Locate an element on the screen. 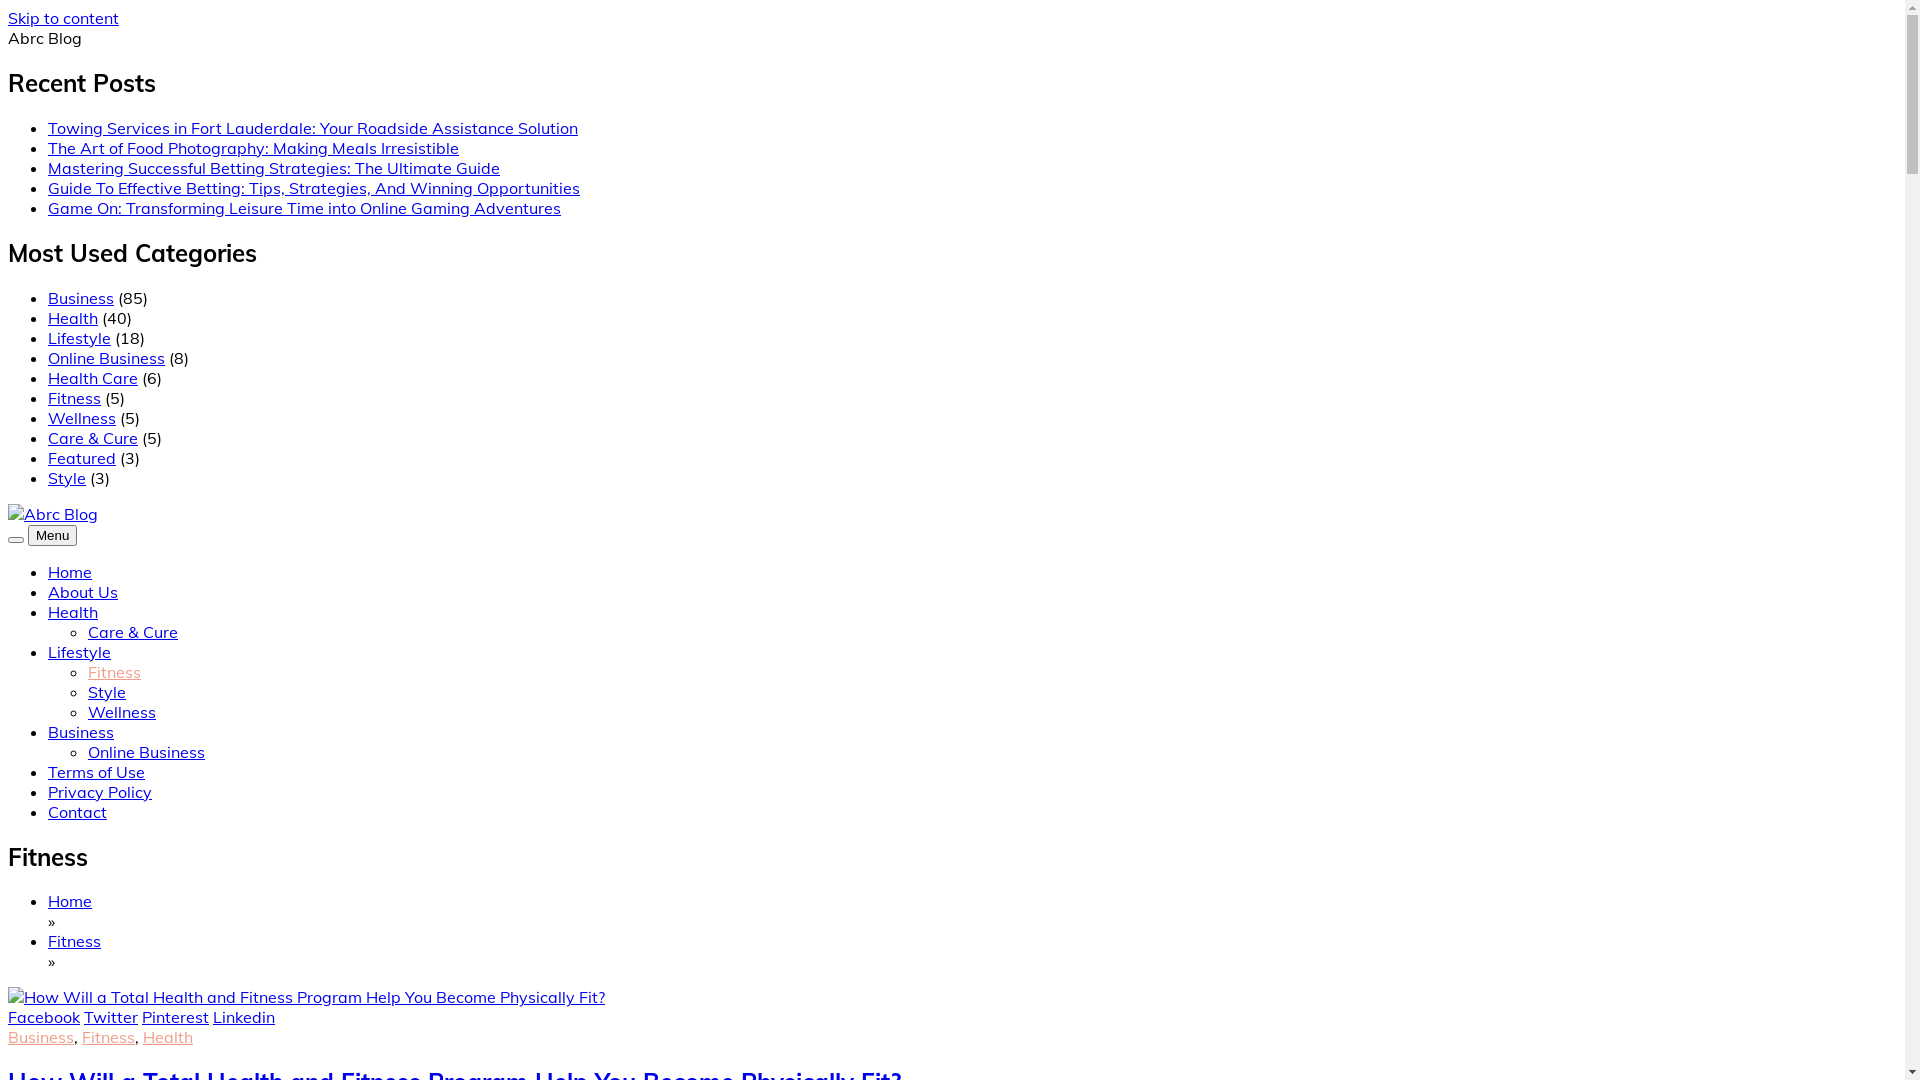 The image size is (1920, 1080). 'Privacy Policy' is located at coordinates (48, 790).